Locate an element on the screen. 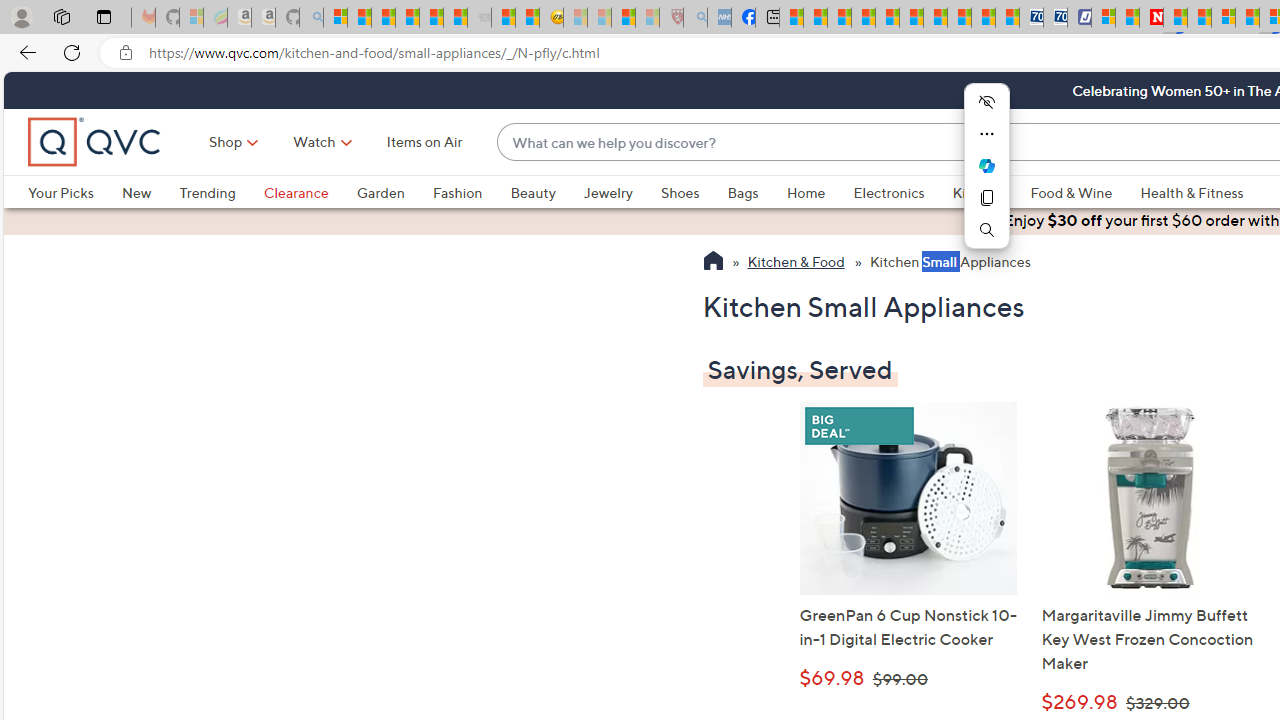 The height and width of the screenshot is (720, 1280). 'Clearance' is located at coordinates (294, 192).